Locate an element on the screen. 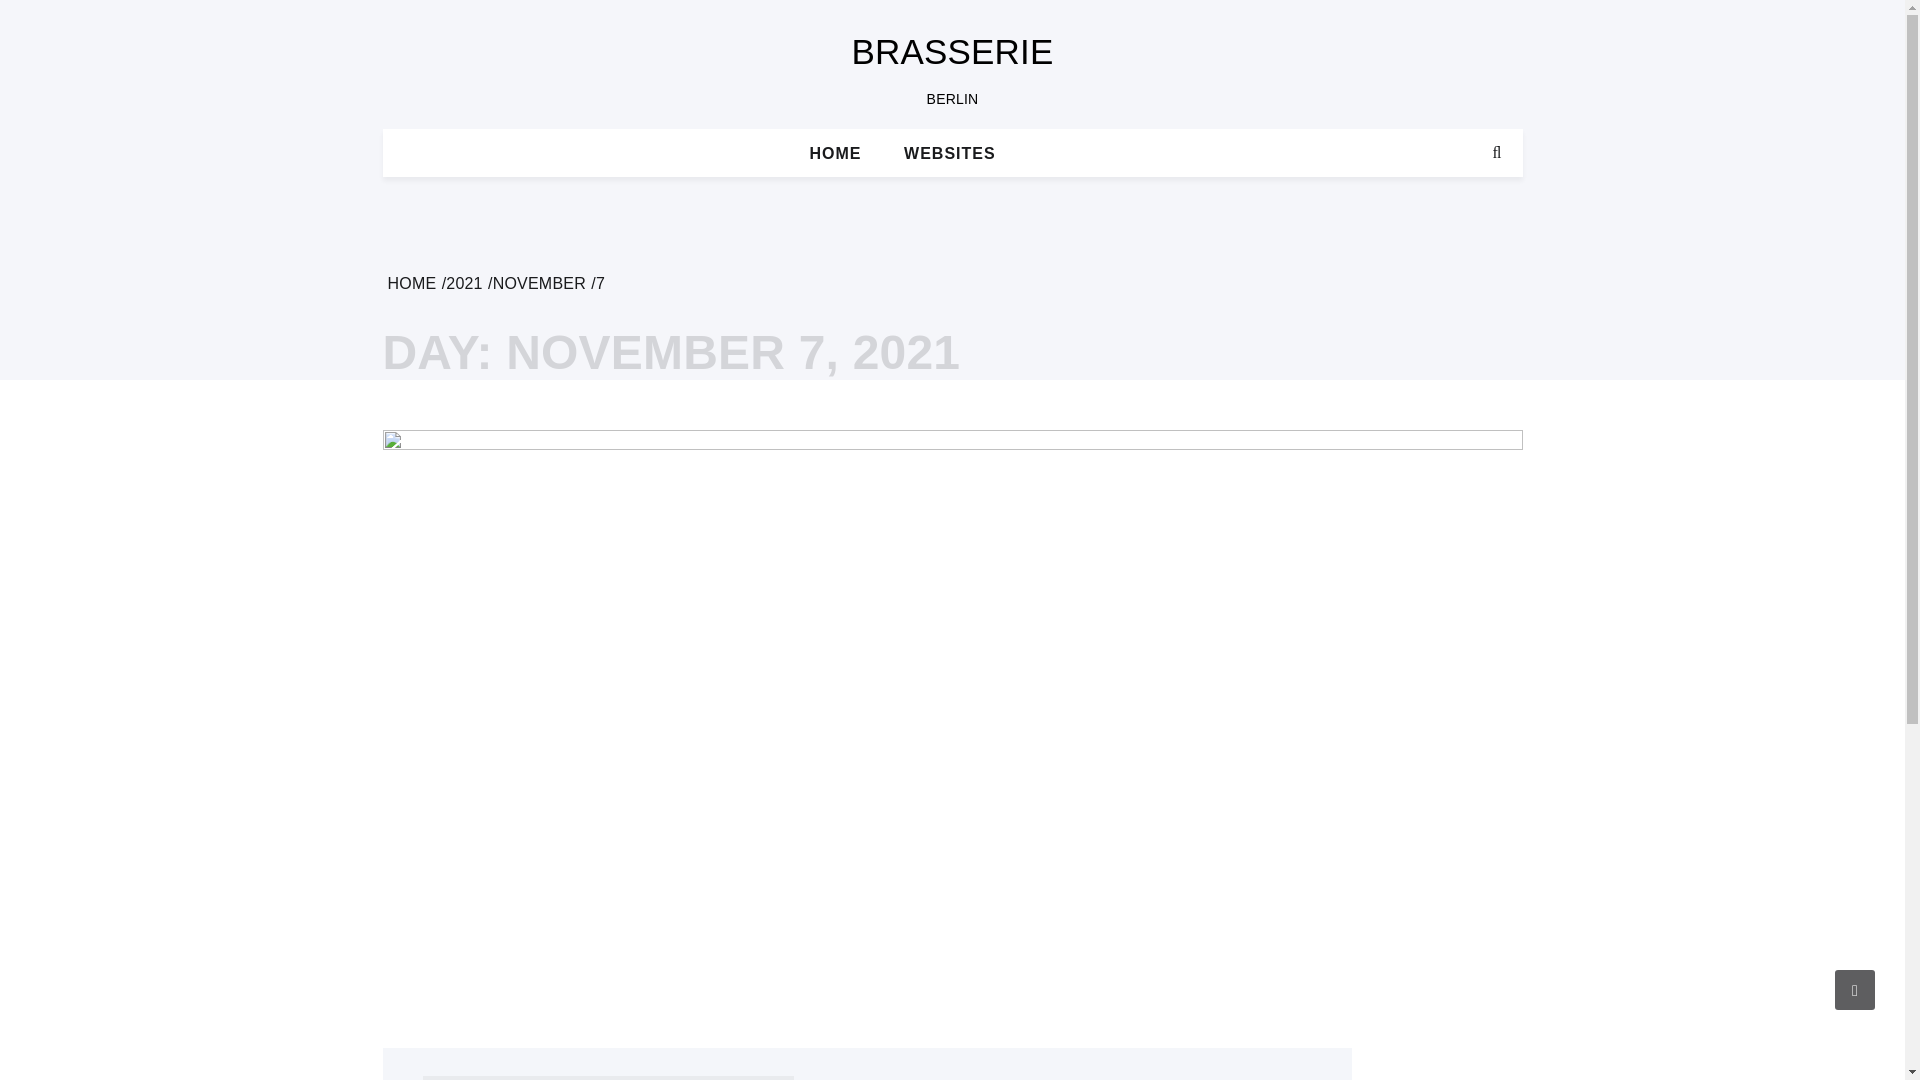 This screenshot has height=1080, width=1920. '2021' is located at coordinates (463, 283).